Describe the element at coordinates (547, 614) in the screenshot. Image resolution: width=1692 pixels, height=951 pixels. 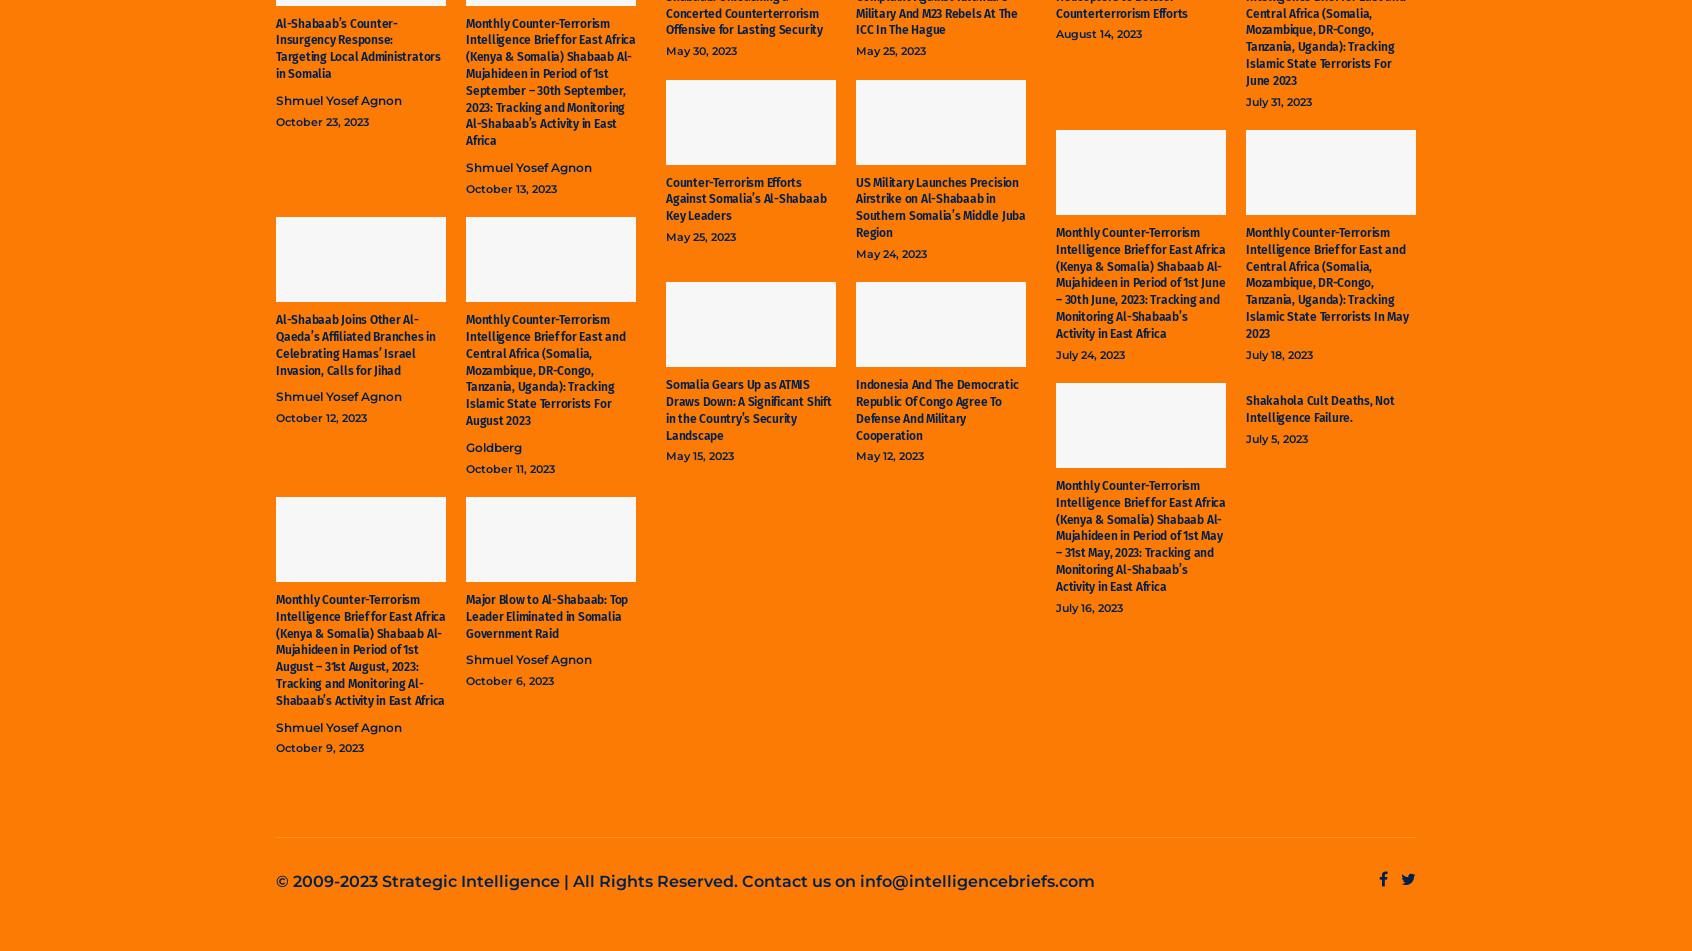
I see `'Major Blow to Al-Shabaab: Top Leader Eliminated in Somalia Government Raid'` at that location.